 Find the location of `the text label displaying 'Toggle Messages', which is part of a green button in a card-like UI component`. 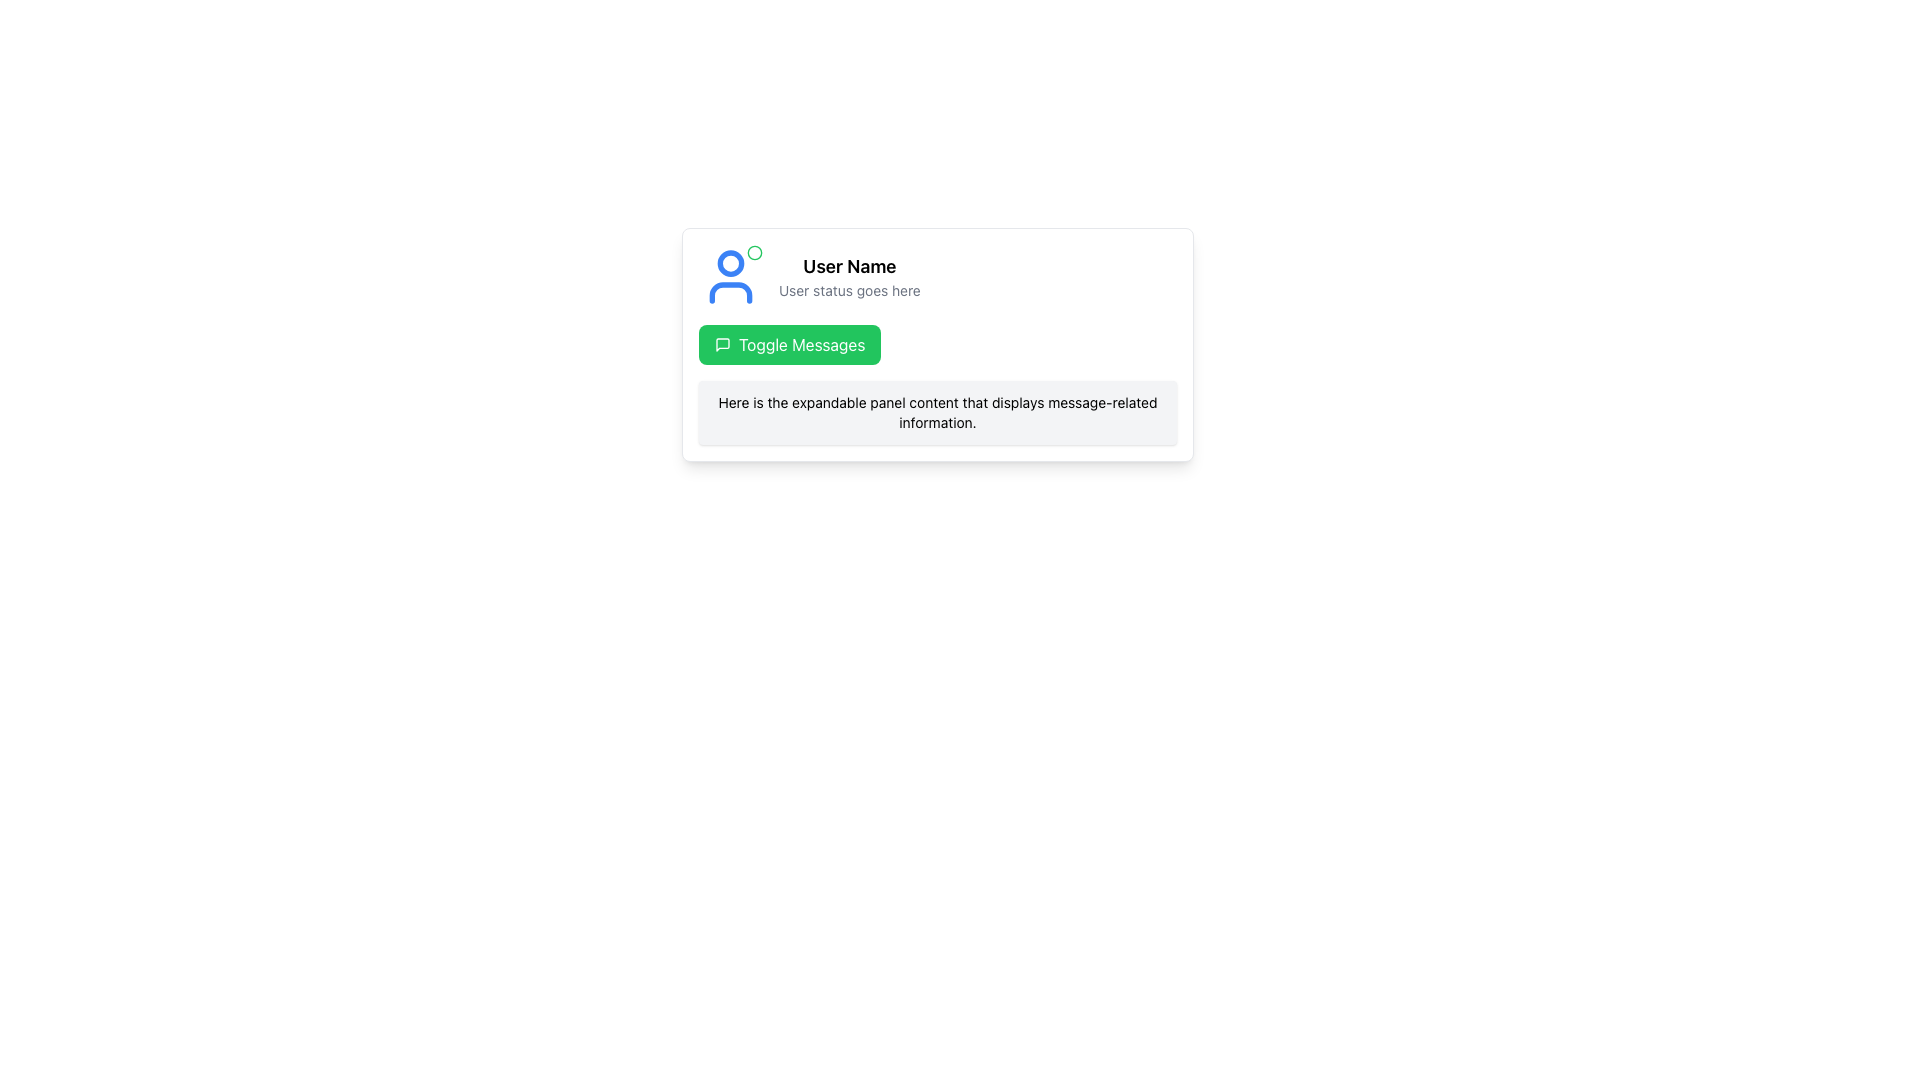

the text label displaying 'Toggle Messages', which is part of a green button in a card-like UI component is located at coordinates (802, 343).